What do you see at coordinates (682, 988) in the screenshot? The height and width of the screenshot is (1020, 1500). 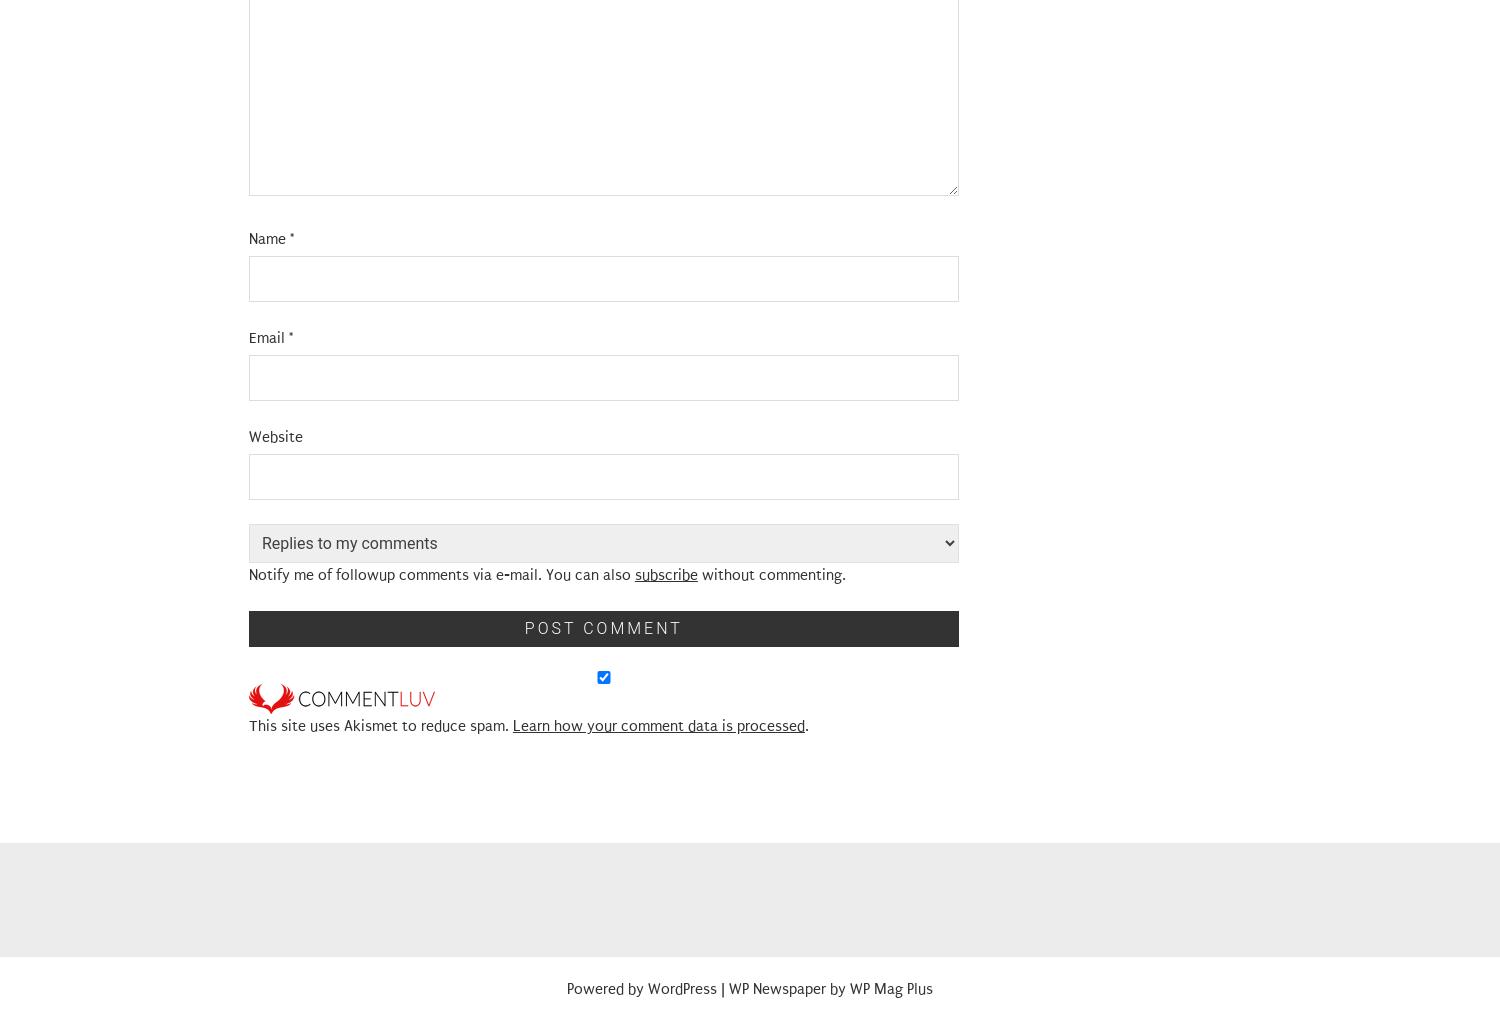 I see `'WordPress'` at bounding box center [682, 988].